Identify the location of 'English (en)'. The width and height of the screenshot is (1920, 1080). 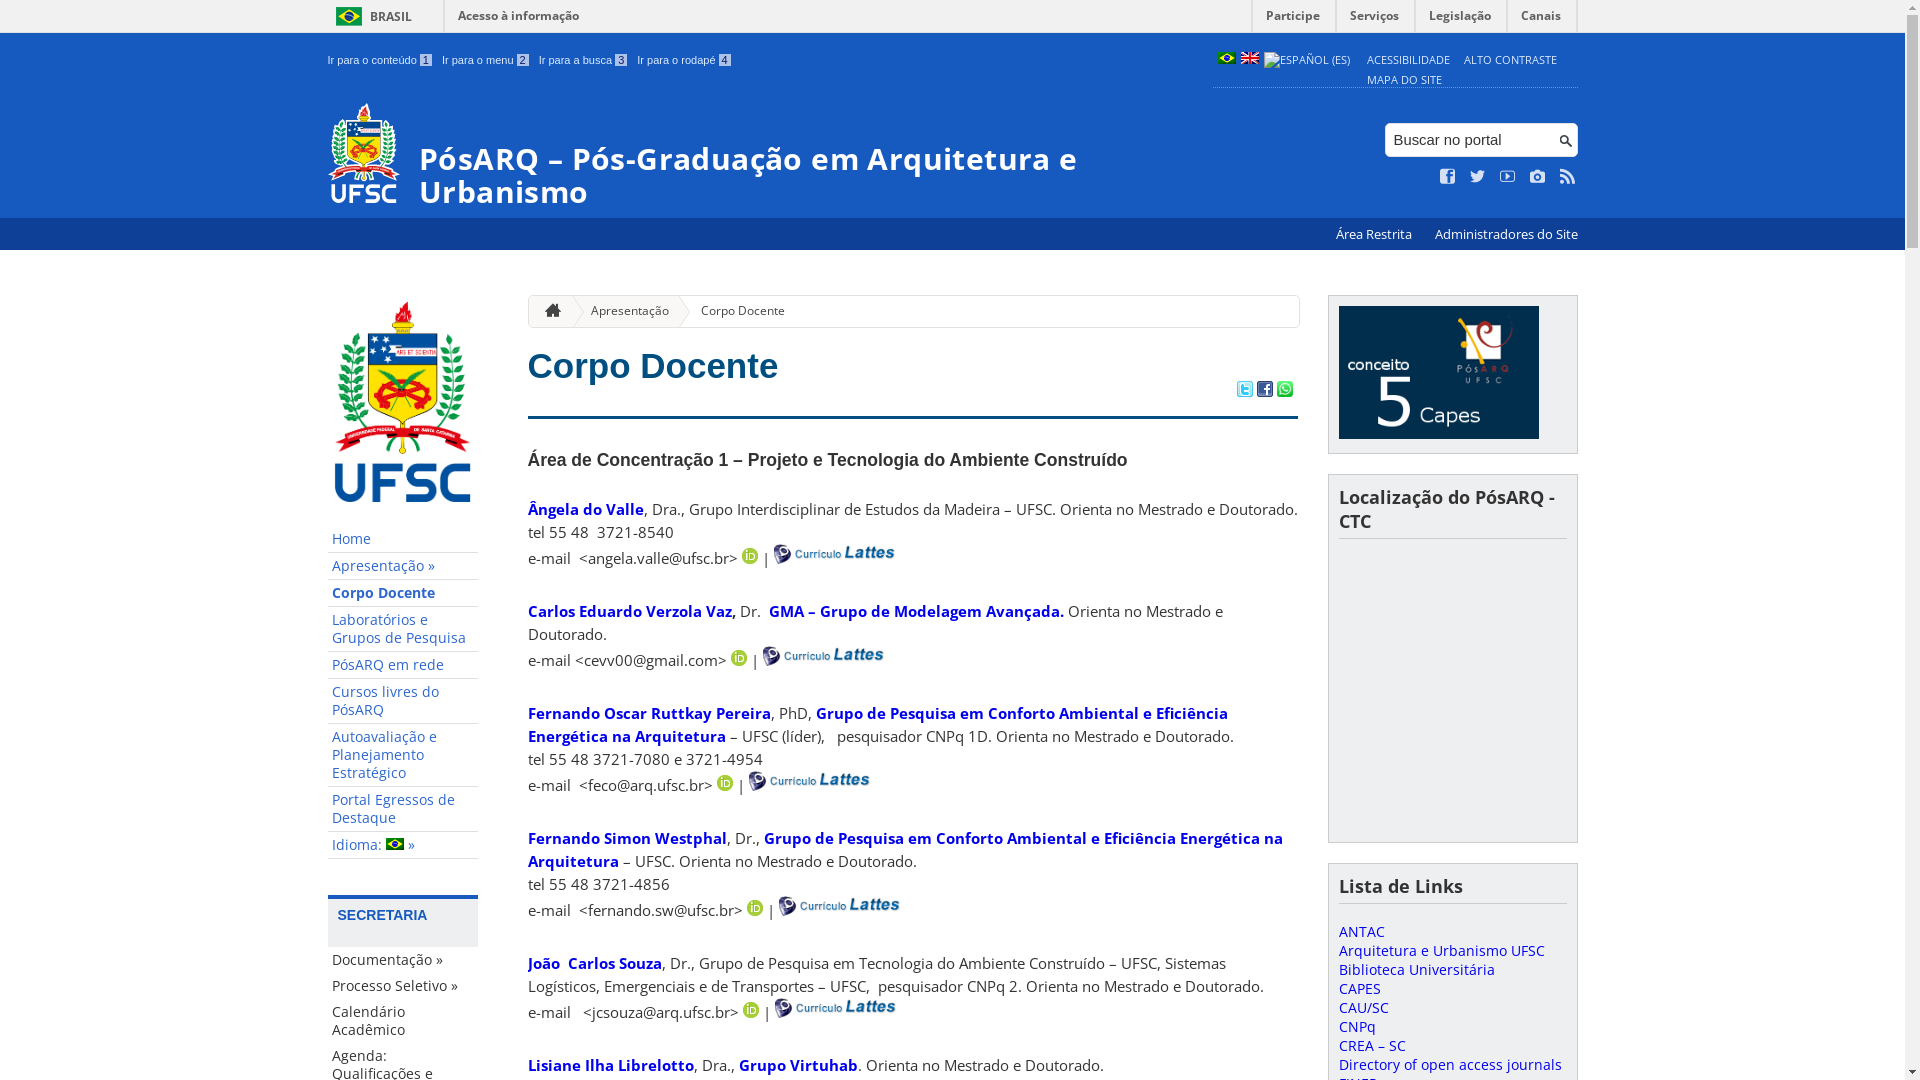
(1247, 58).